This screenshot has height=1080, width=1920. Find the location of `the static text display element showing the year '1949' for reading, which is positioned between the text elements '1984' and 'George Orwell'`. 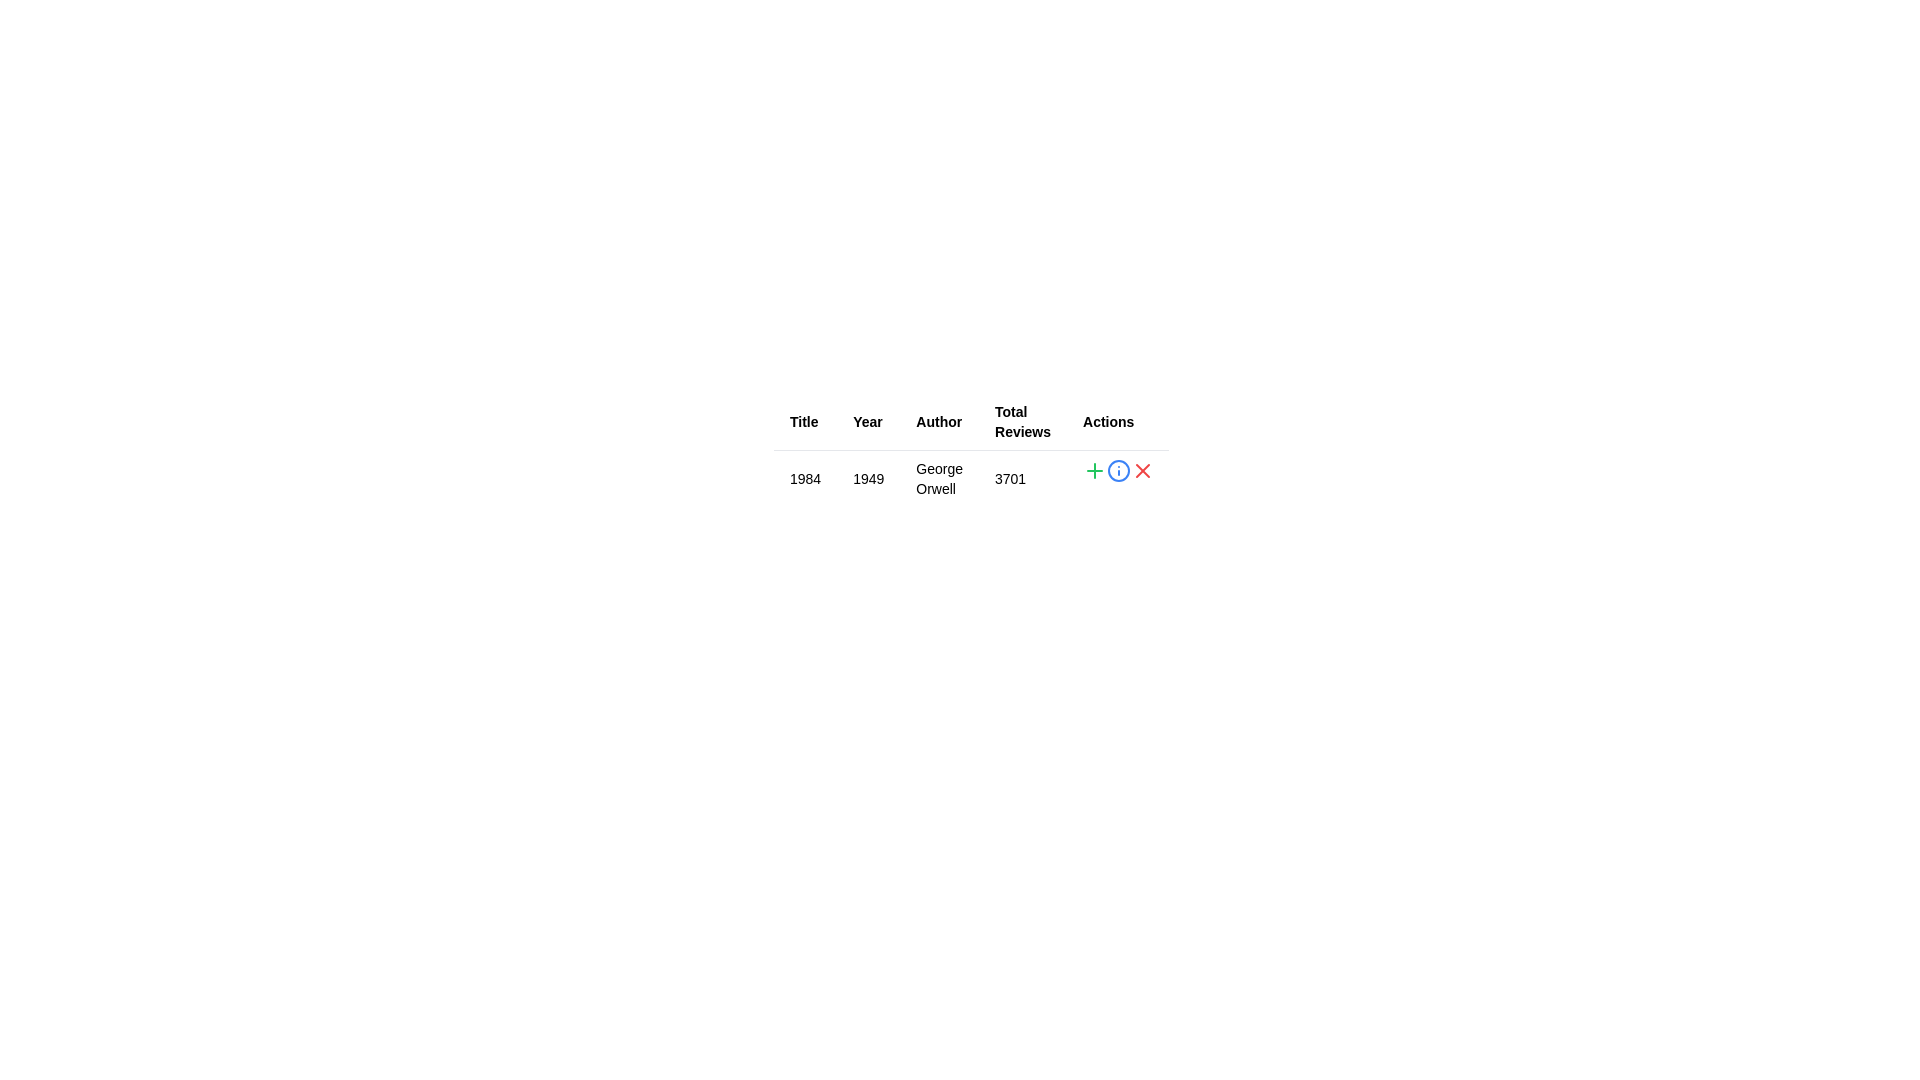

the static text display element showing the year '1949' for reading, which is positioned between the text elements '1984' and 'George Orwell' is located at coordinates (868, 478).